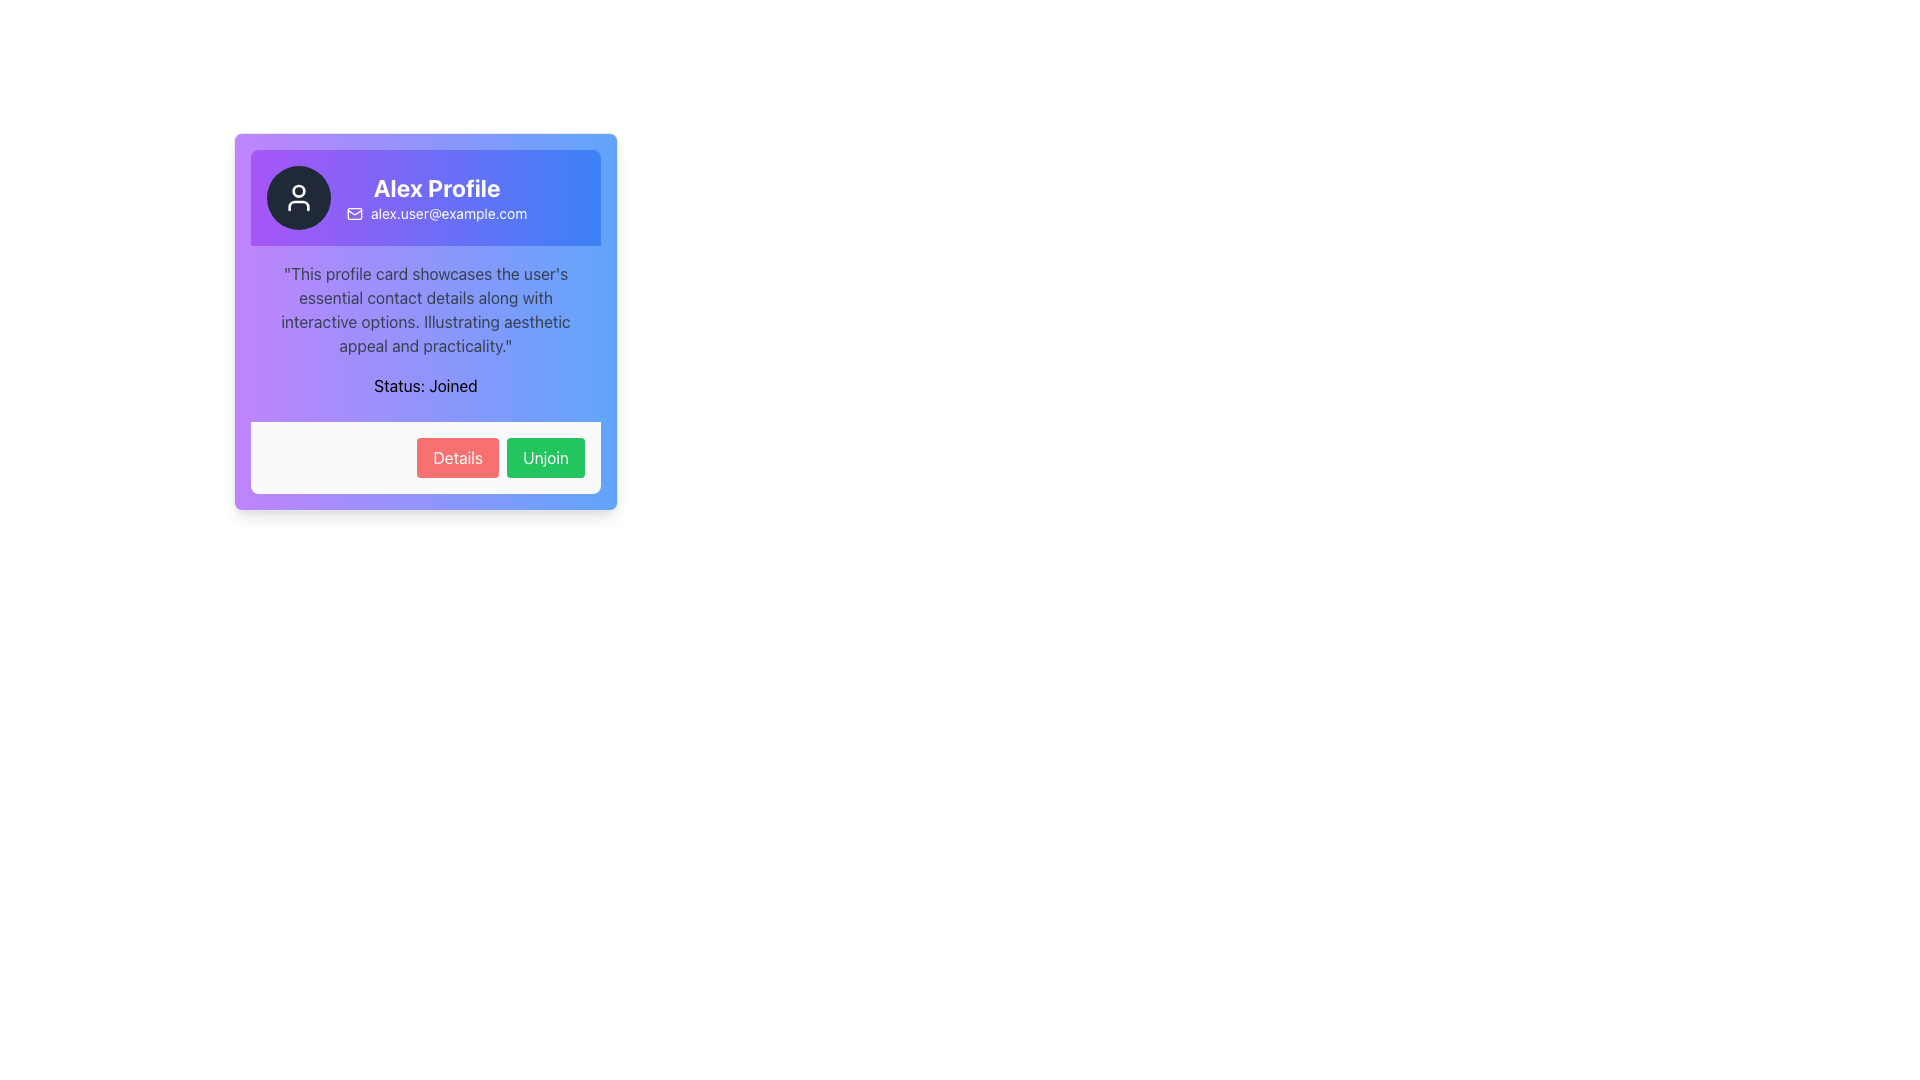  Describe the element at coordinates (546, 458) in the screenshot. I see `the undo button located in the bottom section of the card interface, positioned right next to the red 'Details' button` at that location.